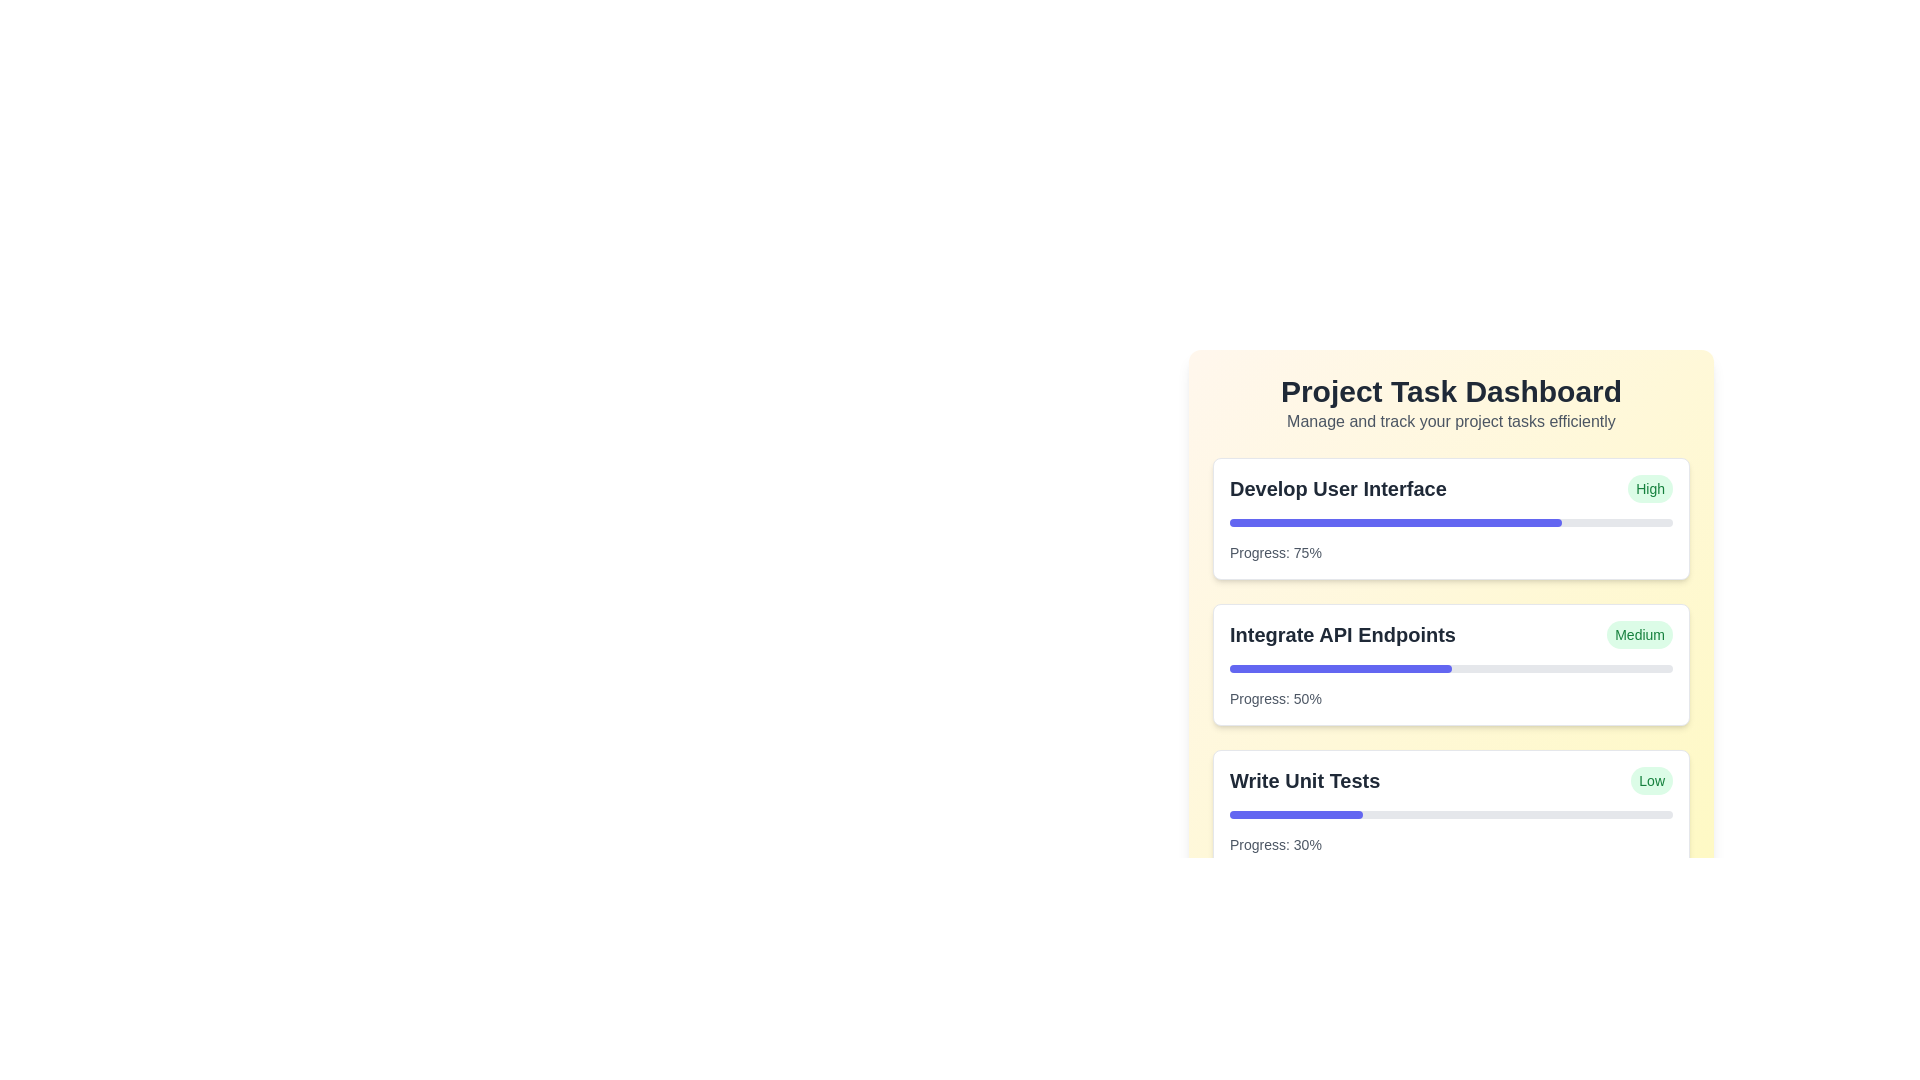 The width and height of the screenshot is (1920, 1080). Describe the element at coordinates (1652, 779) in the screenshot. I see `status label or badge indicating 'Low', which is a small rectangular badge with rounded corners, light green background, and green text, located to the far right of the row containing 'Write Unit Tests'` at that location.